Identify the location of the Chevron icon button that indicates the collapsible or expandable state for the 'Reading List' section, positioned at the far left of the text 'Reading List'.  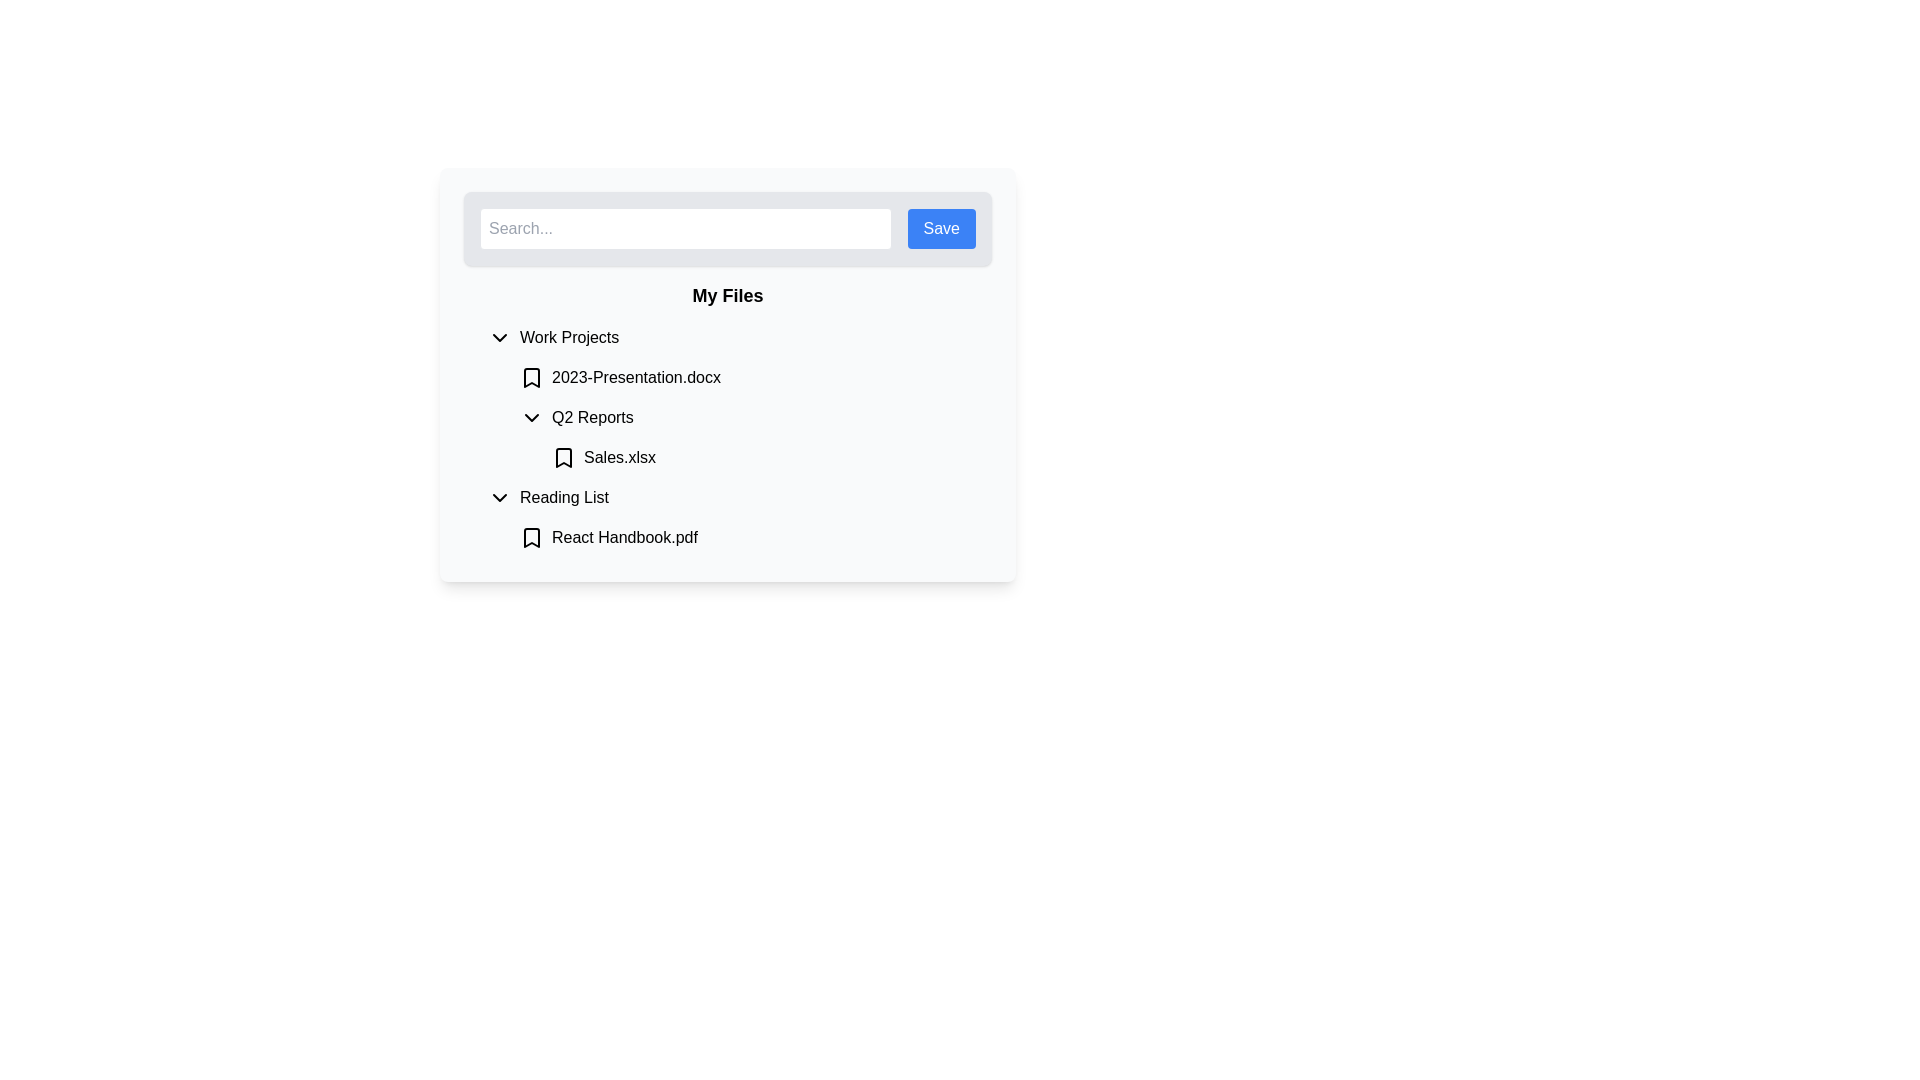
(499, 496).